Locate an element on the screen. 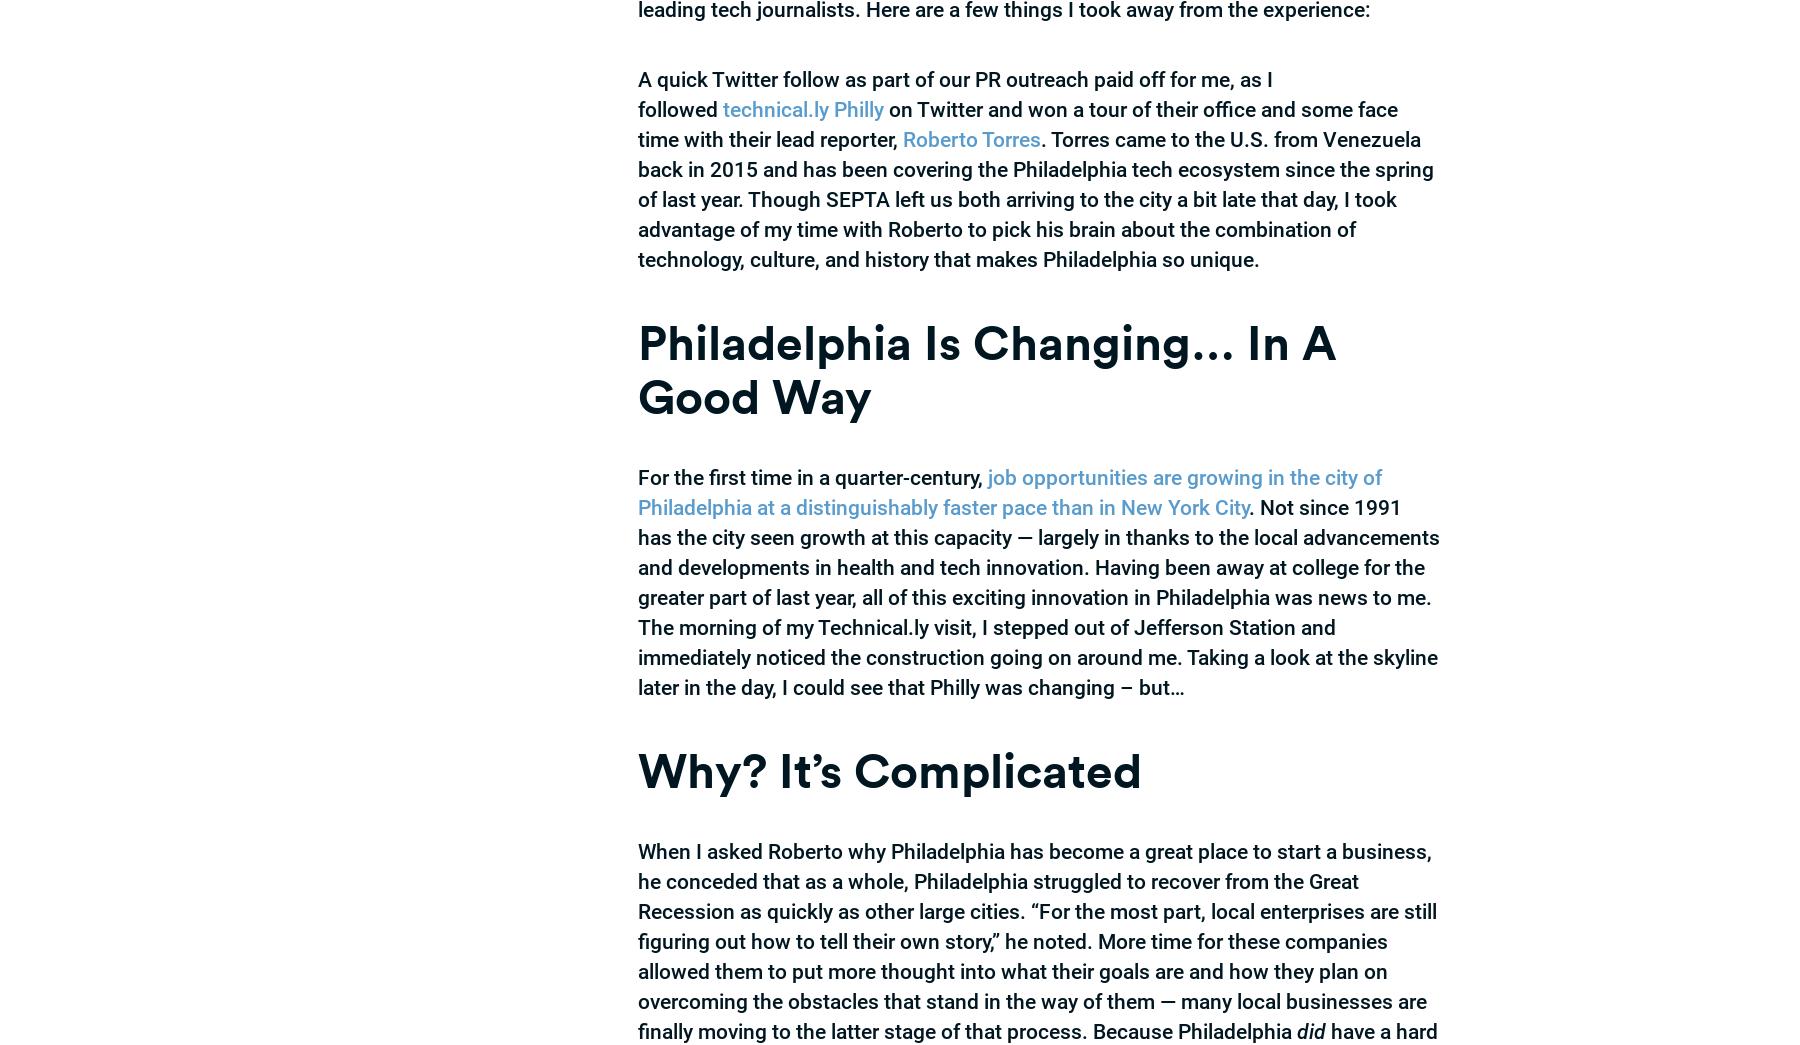 The height and width of the screenshot is (1045, 1800). 'did' is located at coordinates (1297, 1032).